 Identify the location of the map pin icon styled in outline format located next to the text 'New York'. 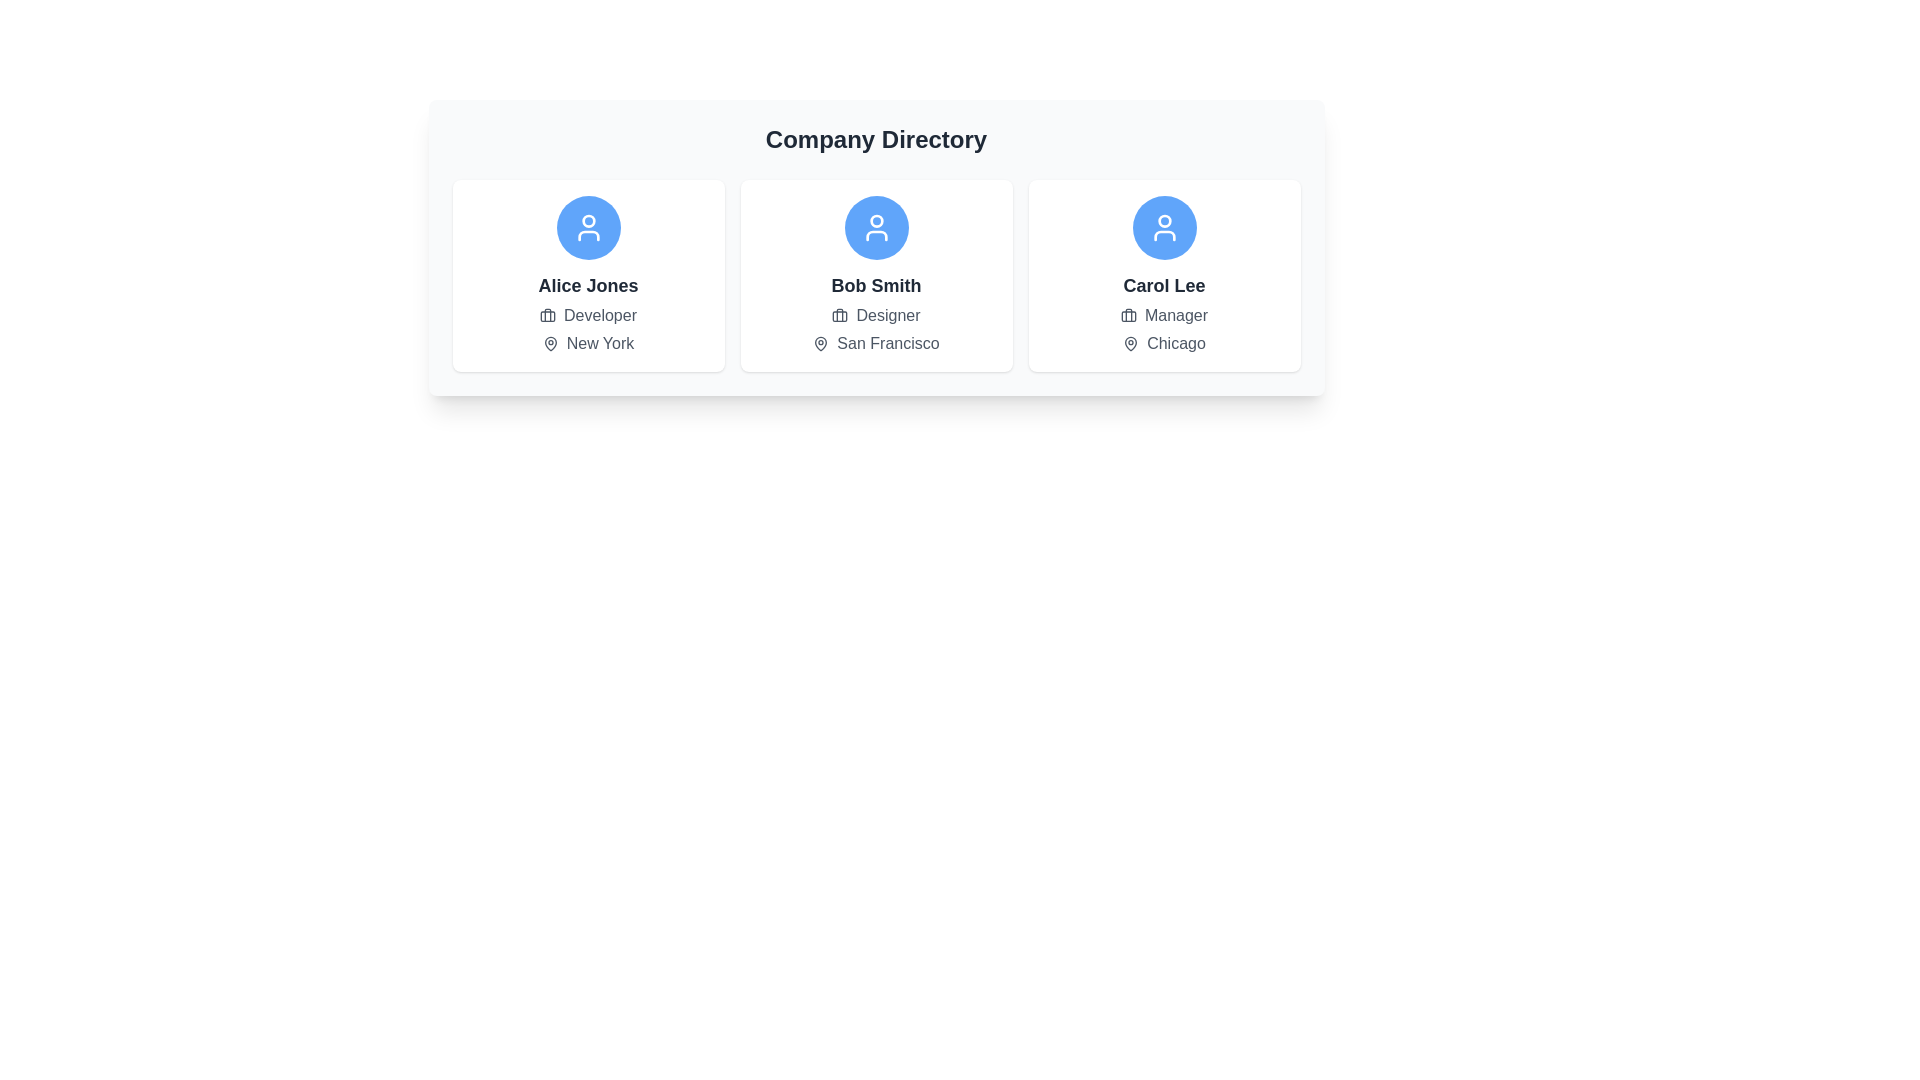
(550, 342).